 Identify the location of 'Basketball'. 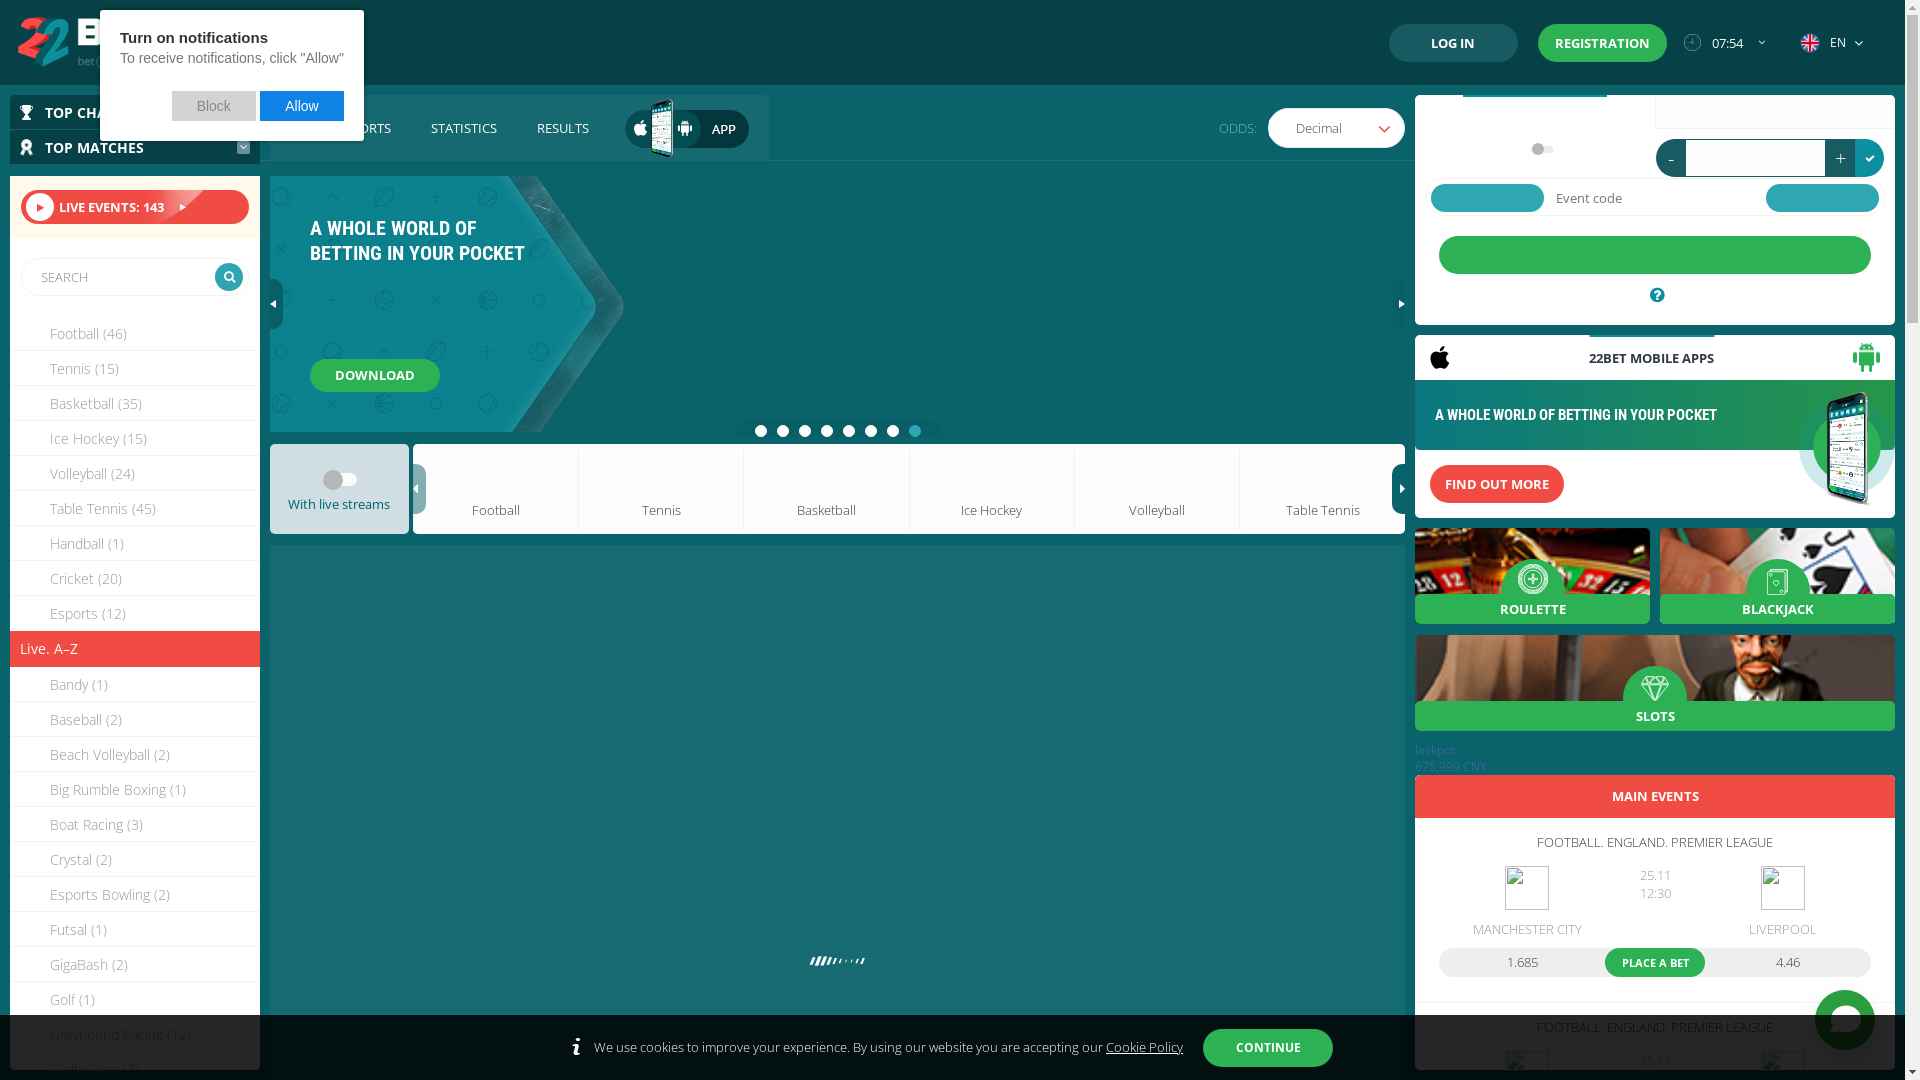
(742, 489).